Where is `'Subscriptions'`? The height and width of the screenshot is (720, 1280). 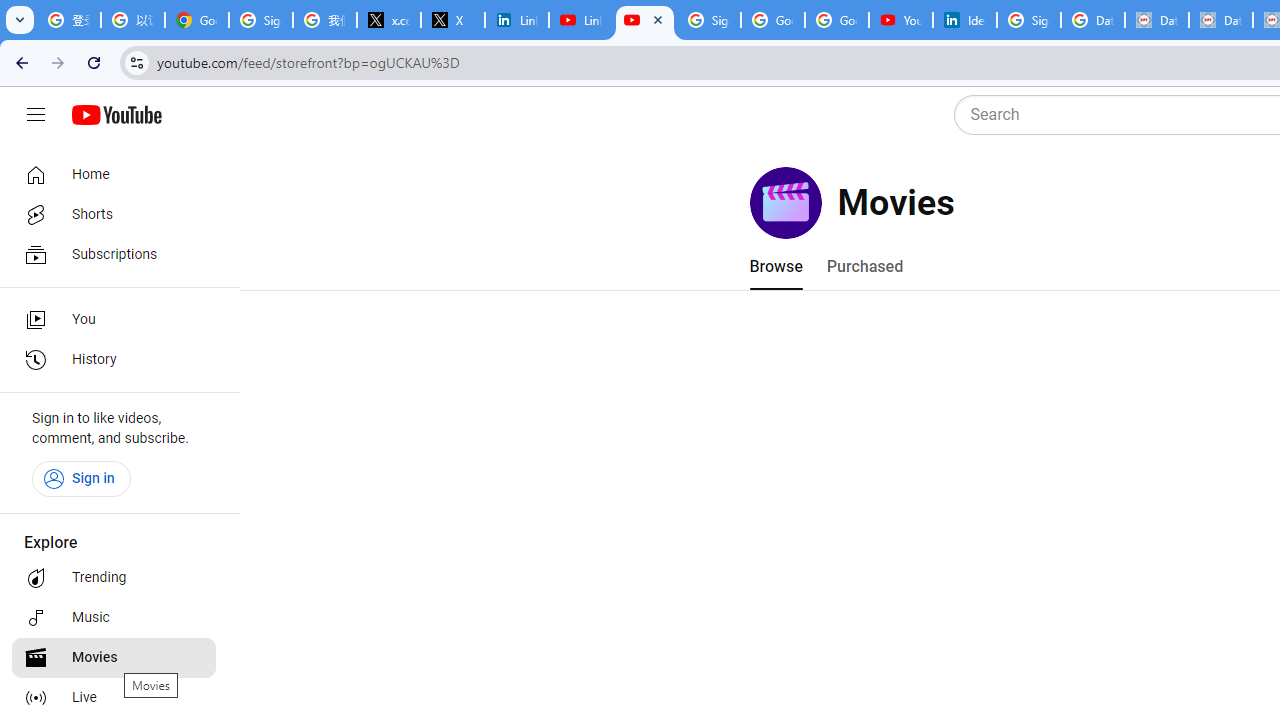 'Subscriptions' is located at coordinates (112, 253).